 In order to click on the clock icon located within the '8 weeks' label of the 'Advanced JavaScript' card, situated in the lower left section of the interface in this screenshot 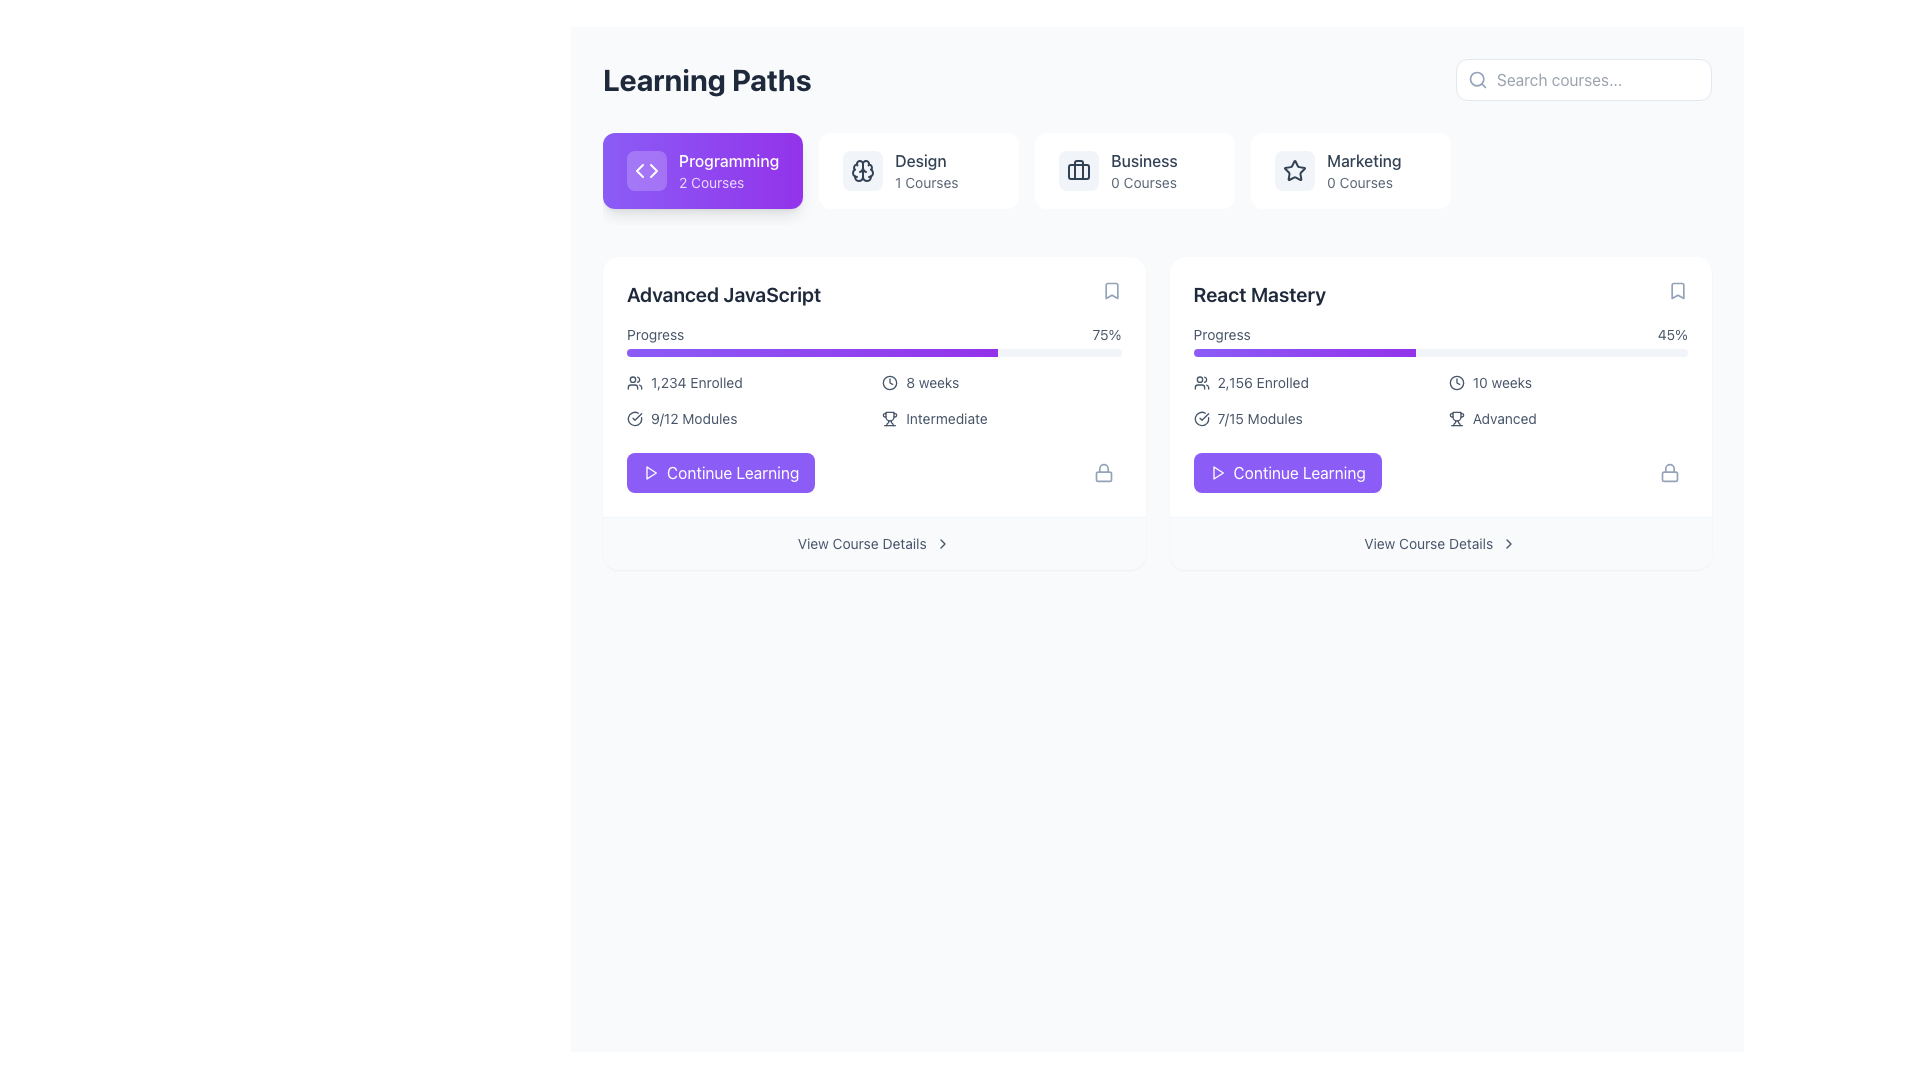, I will do `click(889, 382)`.